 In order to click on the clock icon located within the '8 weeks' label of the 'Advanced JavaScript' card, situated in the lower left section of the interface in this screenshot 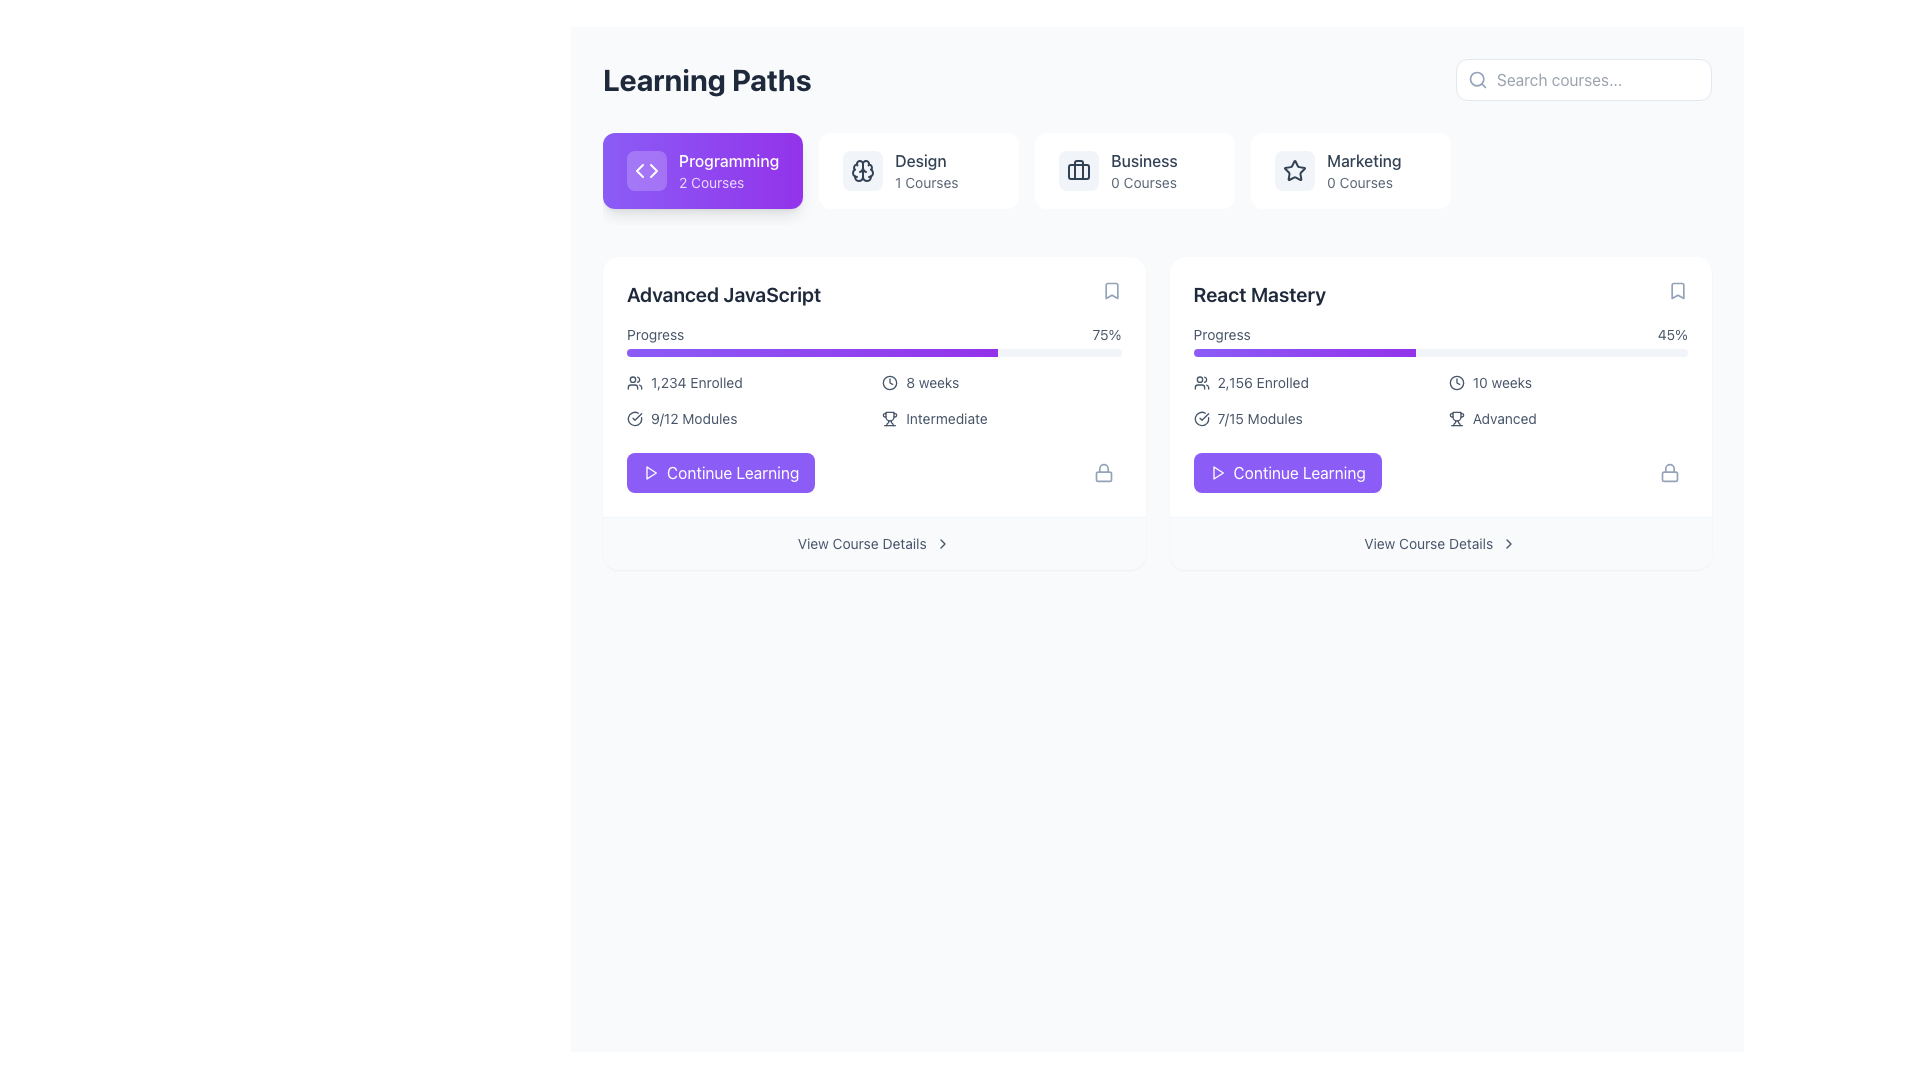, I will do `click(889, 382)`.